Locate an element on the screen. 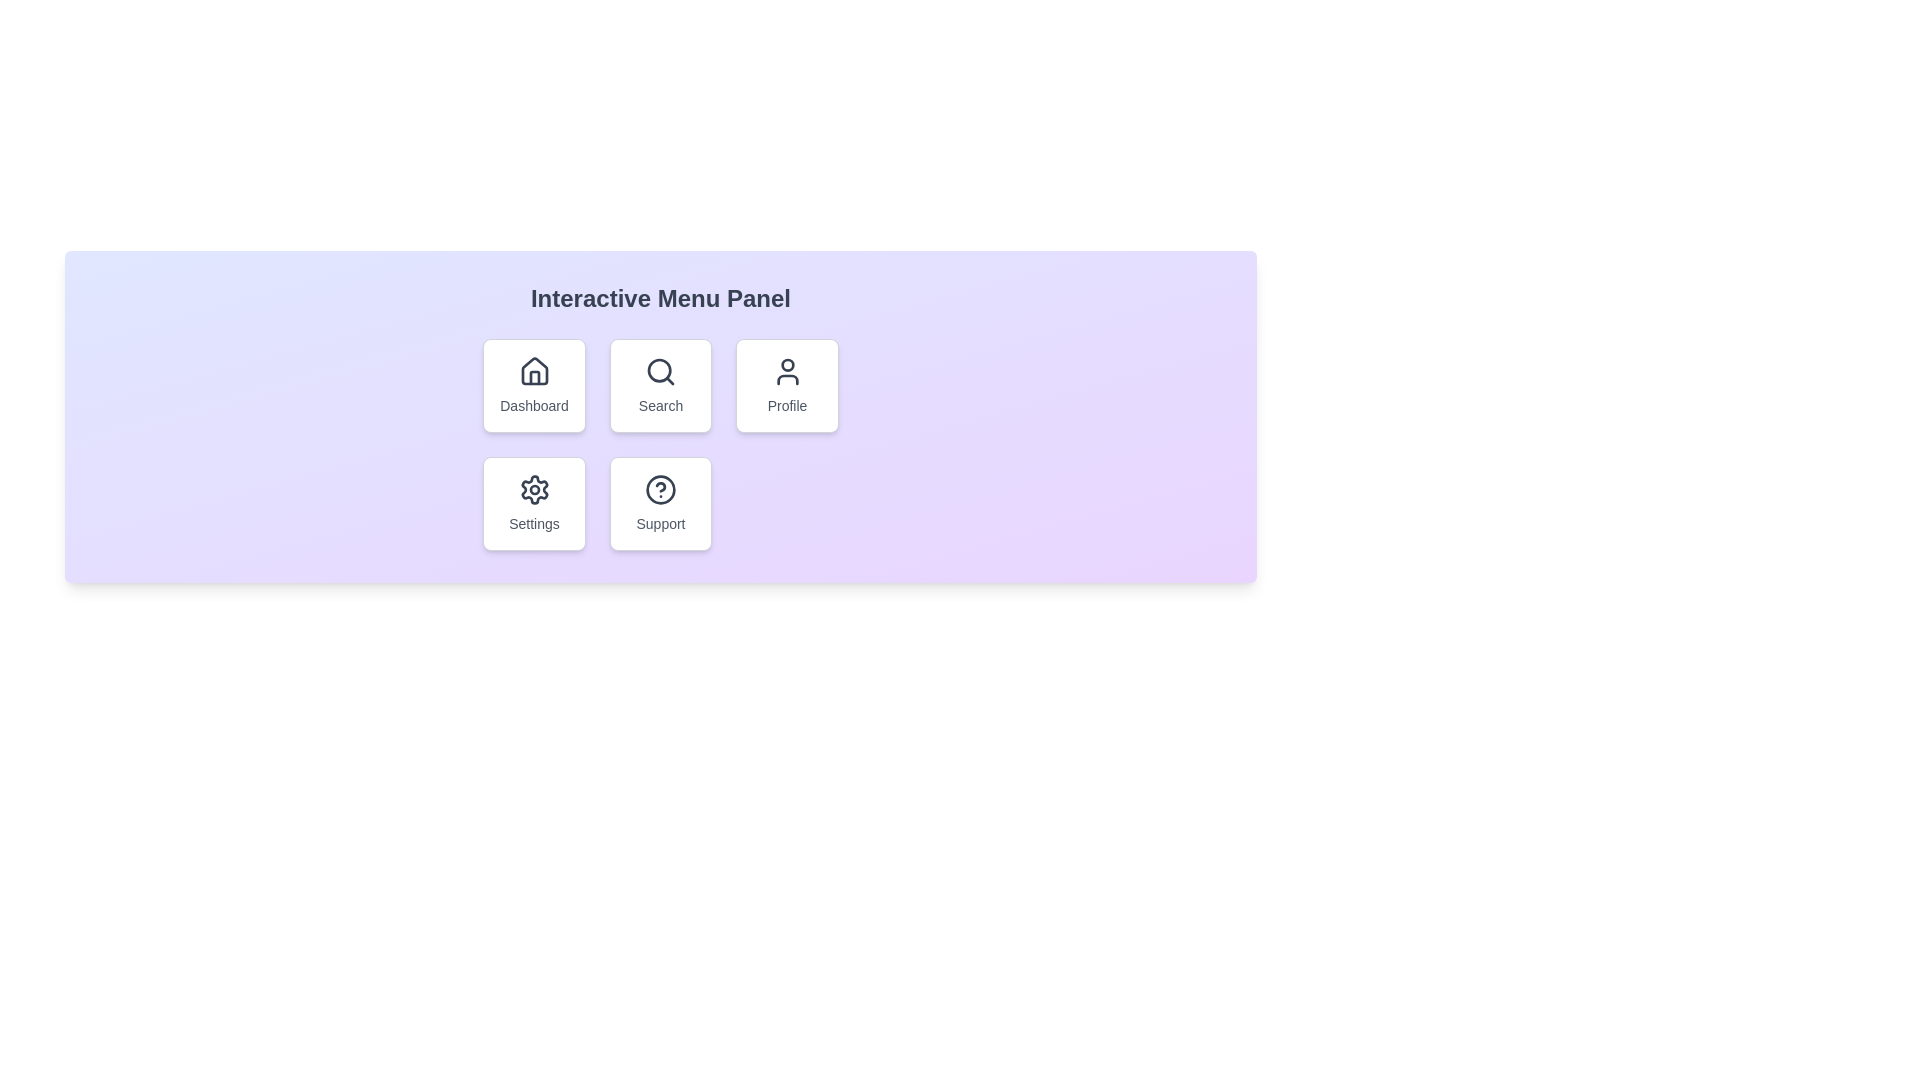  the 'Dashboard' button, which is the leftmost card in the top row of the grid layout is located at coordinates (534, 385).